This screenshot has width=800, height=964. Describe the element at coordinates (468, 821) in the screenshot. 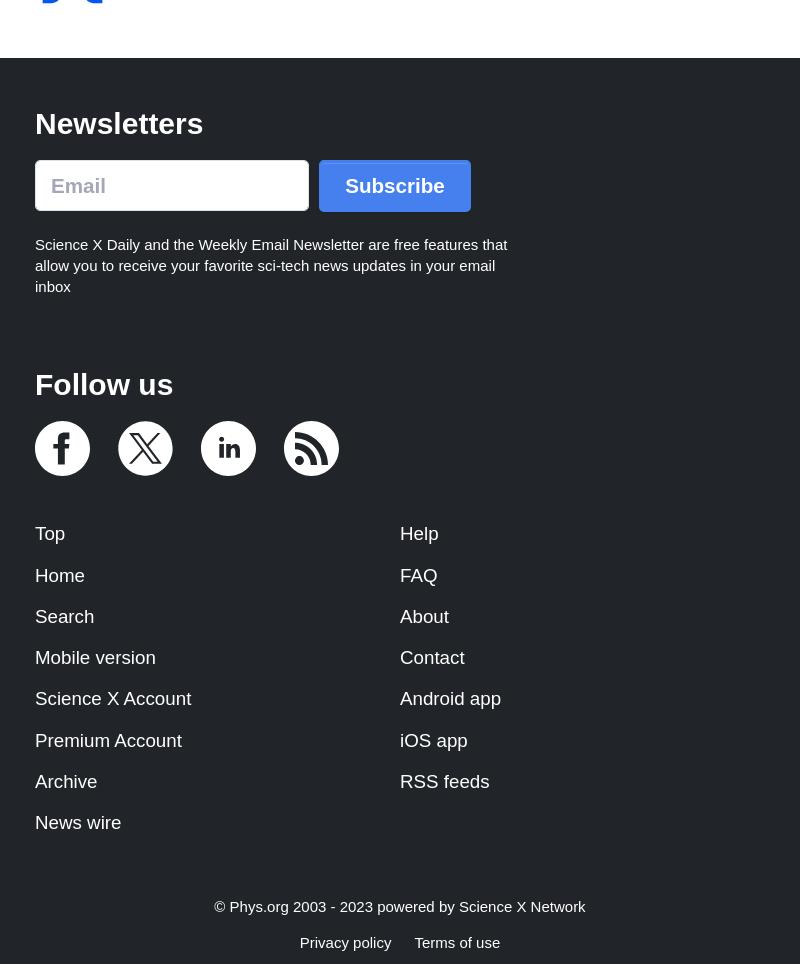

I see `'Push notification'` at that location.